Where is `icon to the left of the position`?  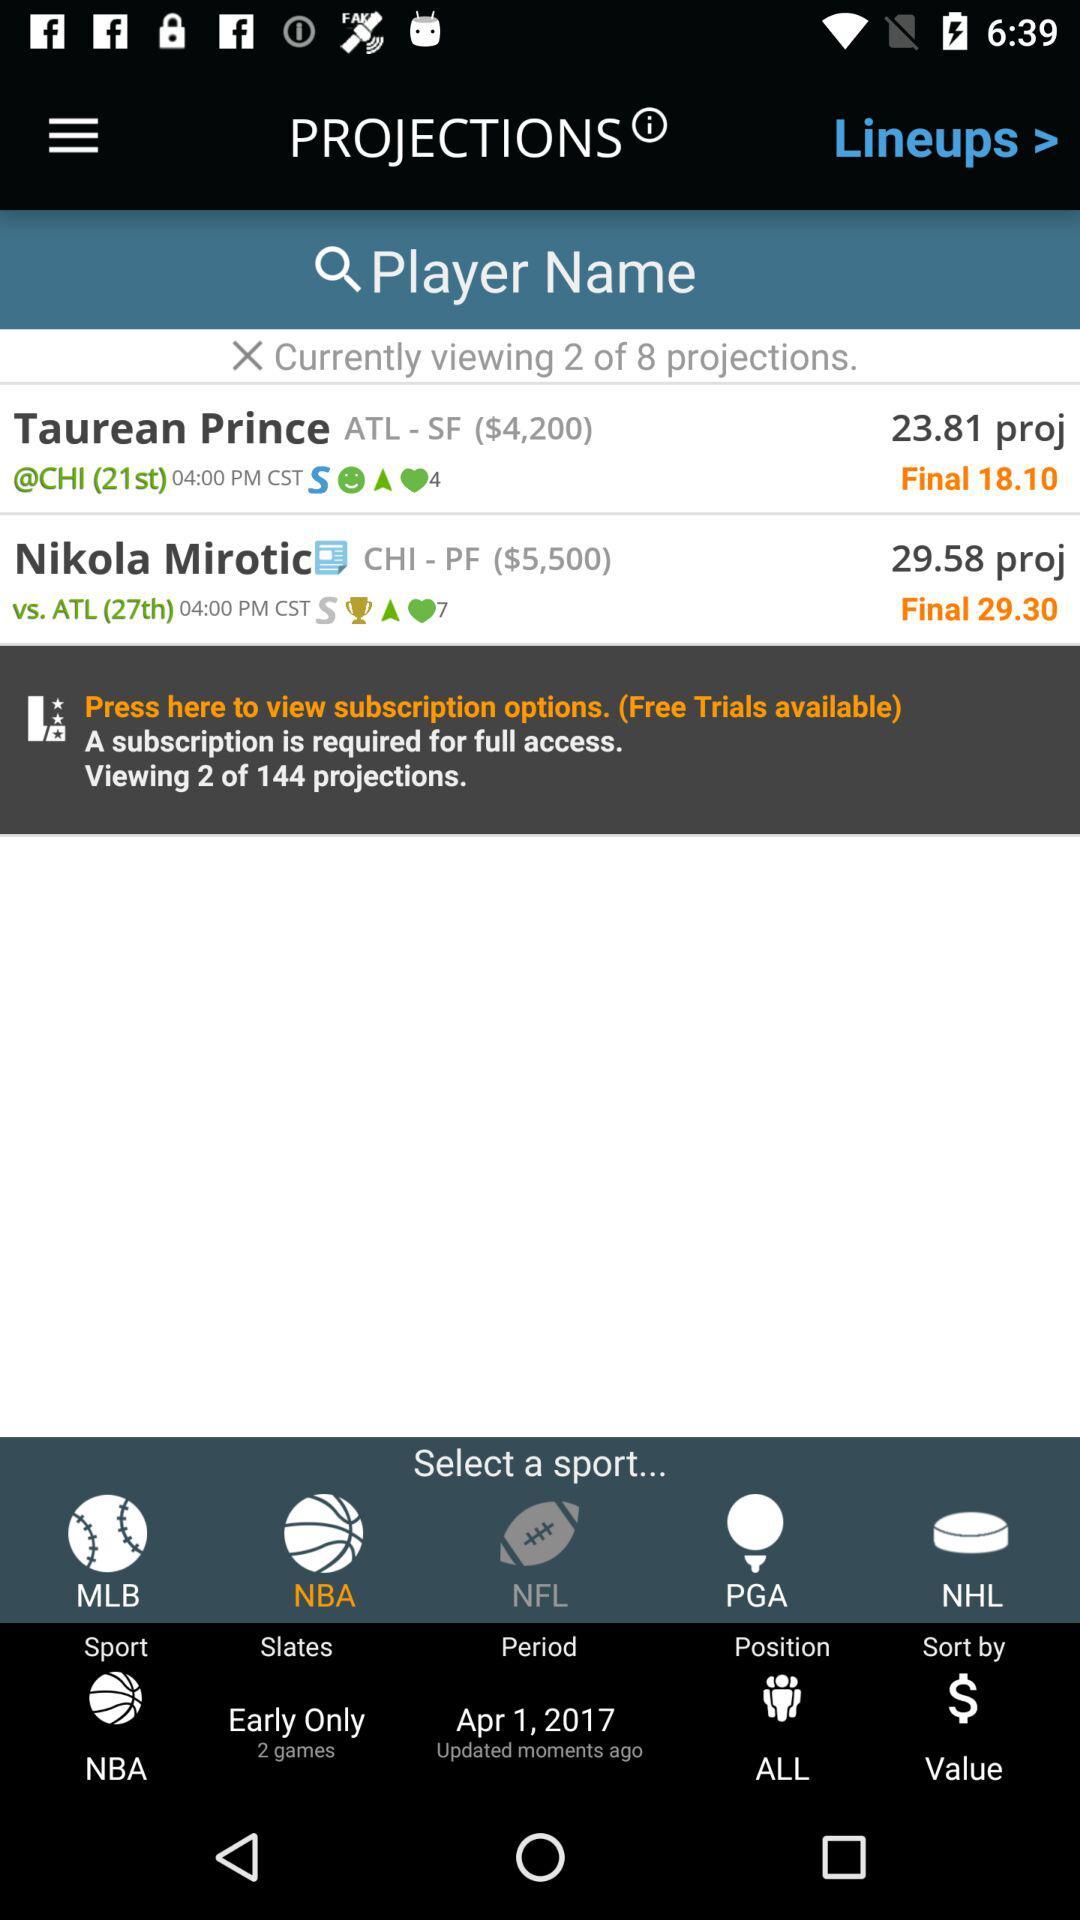
icon to the left of the position is located at coordinates (538, 1729).